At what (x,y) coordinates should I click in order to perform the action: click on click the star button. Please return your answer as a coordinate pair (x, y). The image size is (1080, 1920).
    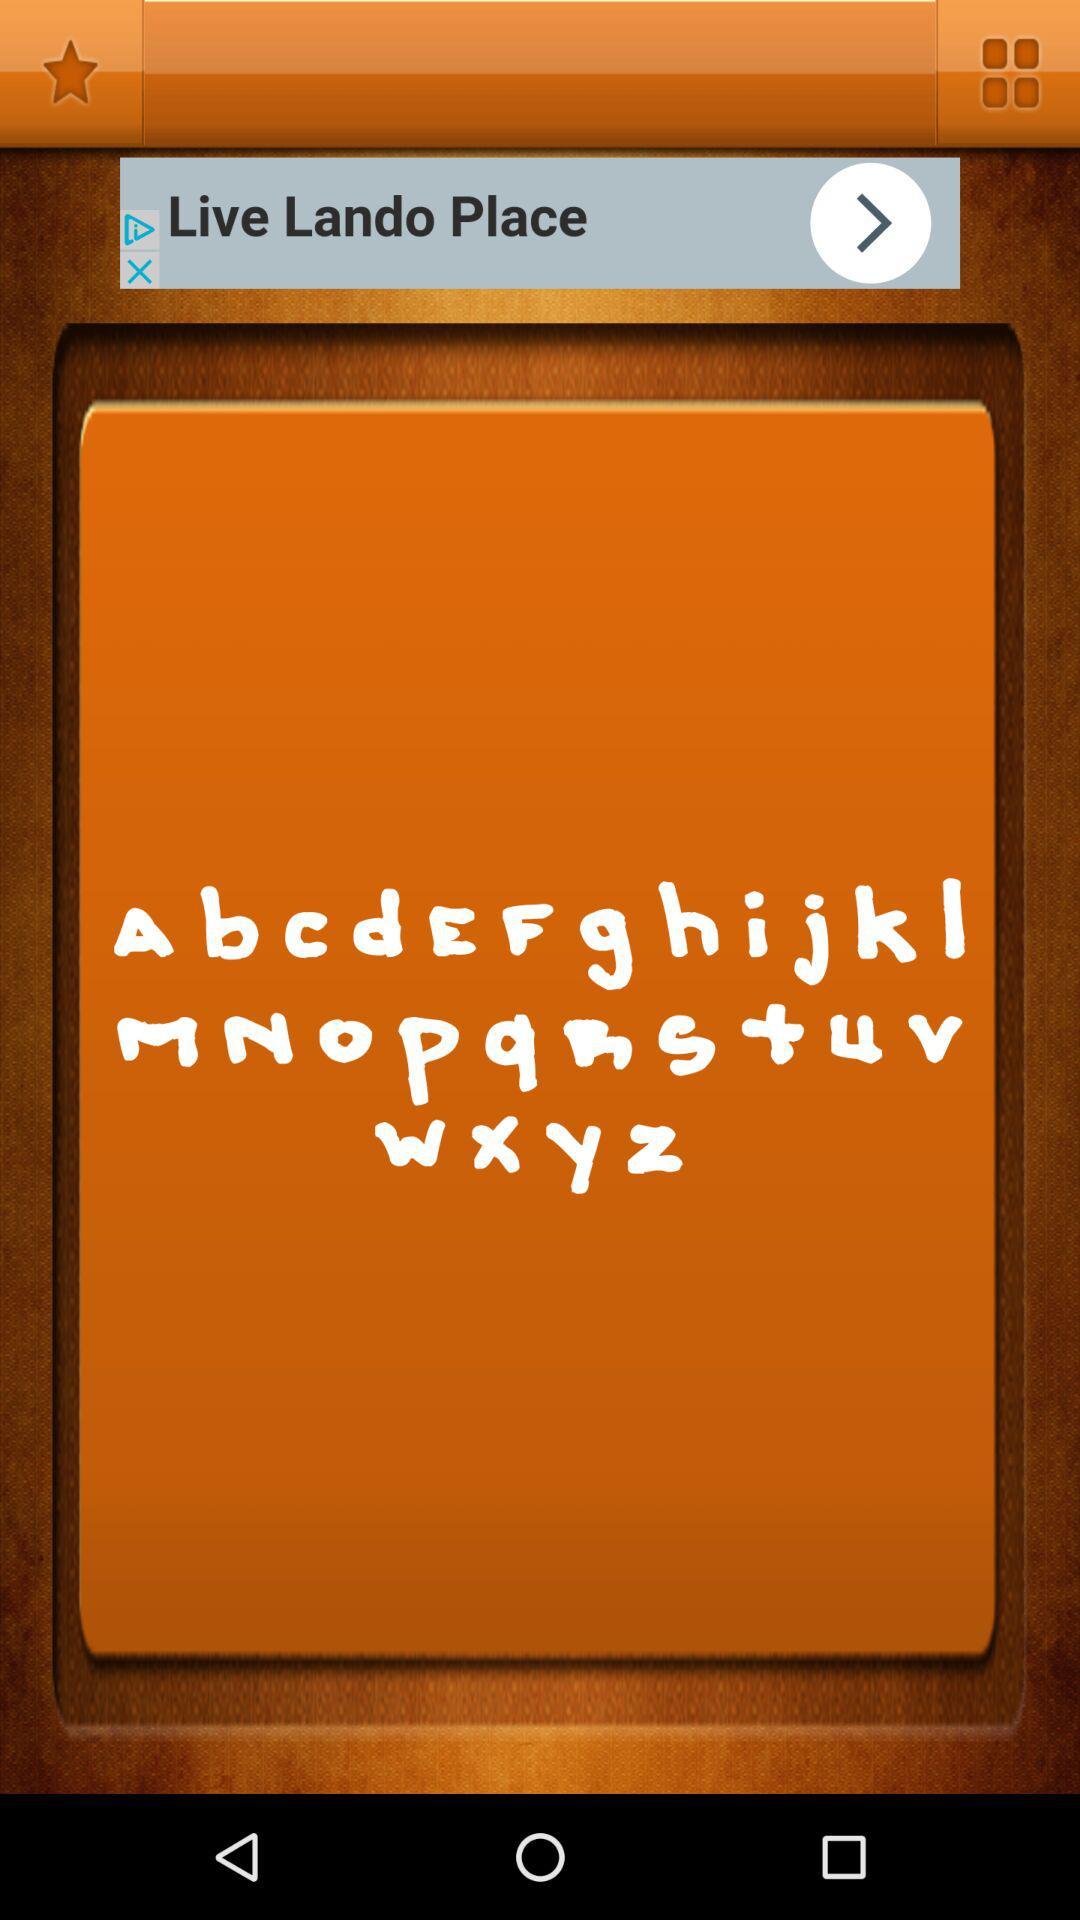
    Looking at the image, I should click on (71, 72).